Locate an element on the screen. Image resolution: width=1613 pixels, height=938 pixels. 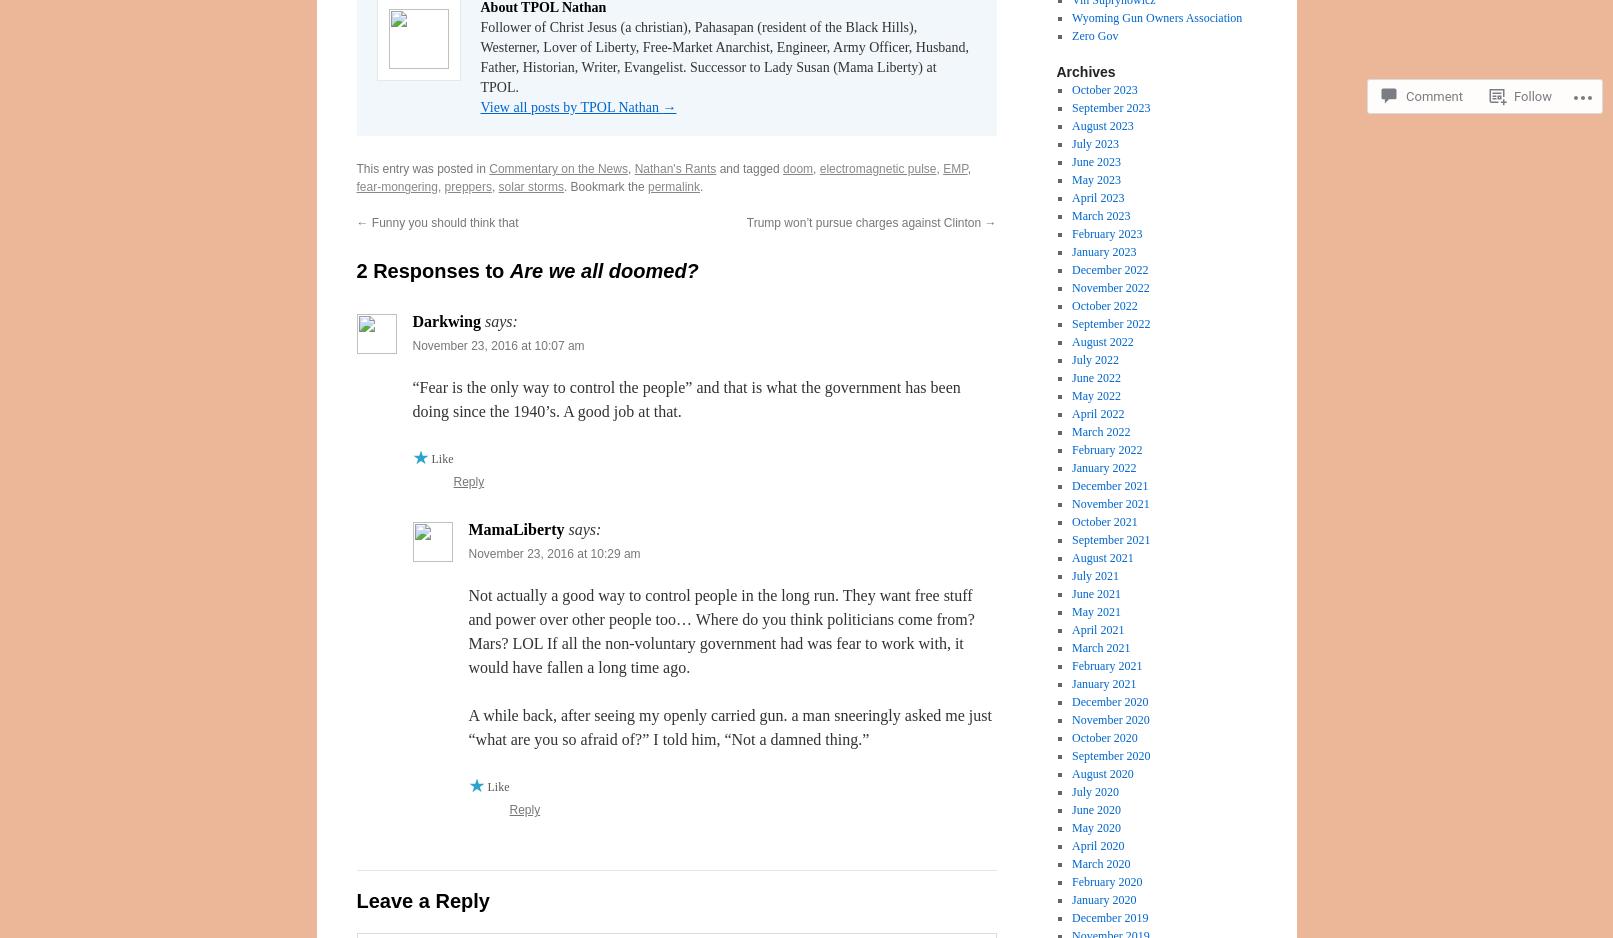
'April 2023' is located at coordinates (1097, 197).